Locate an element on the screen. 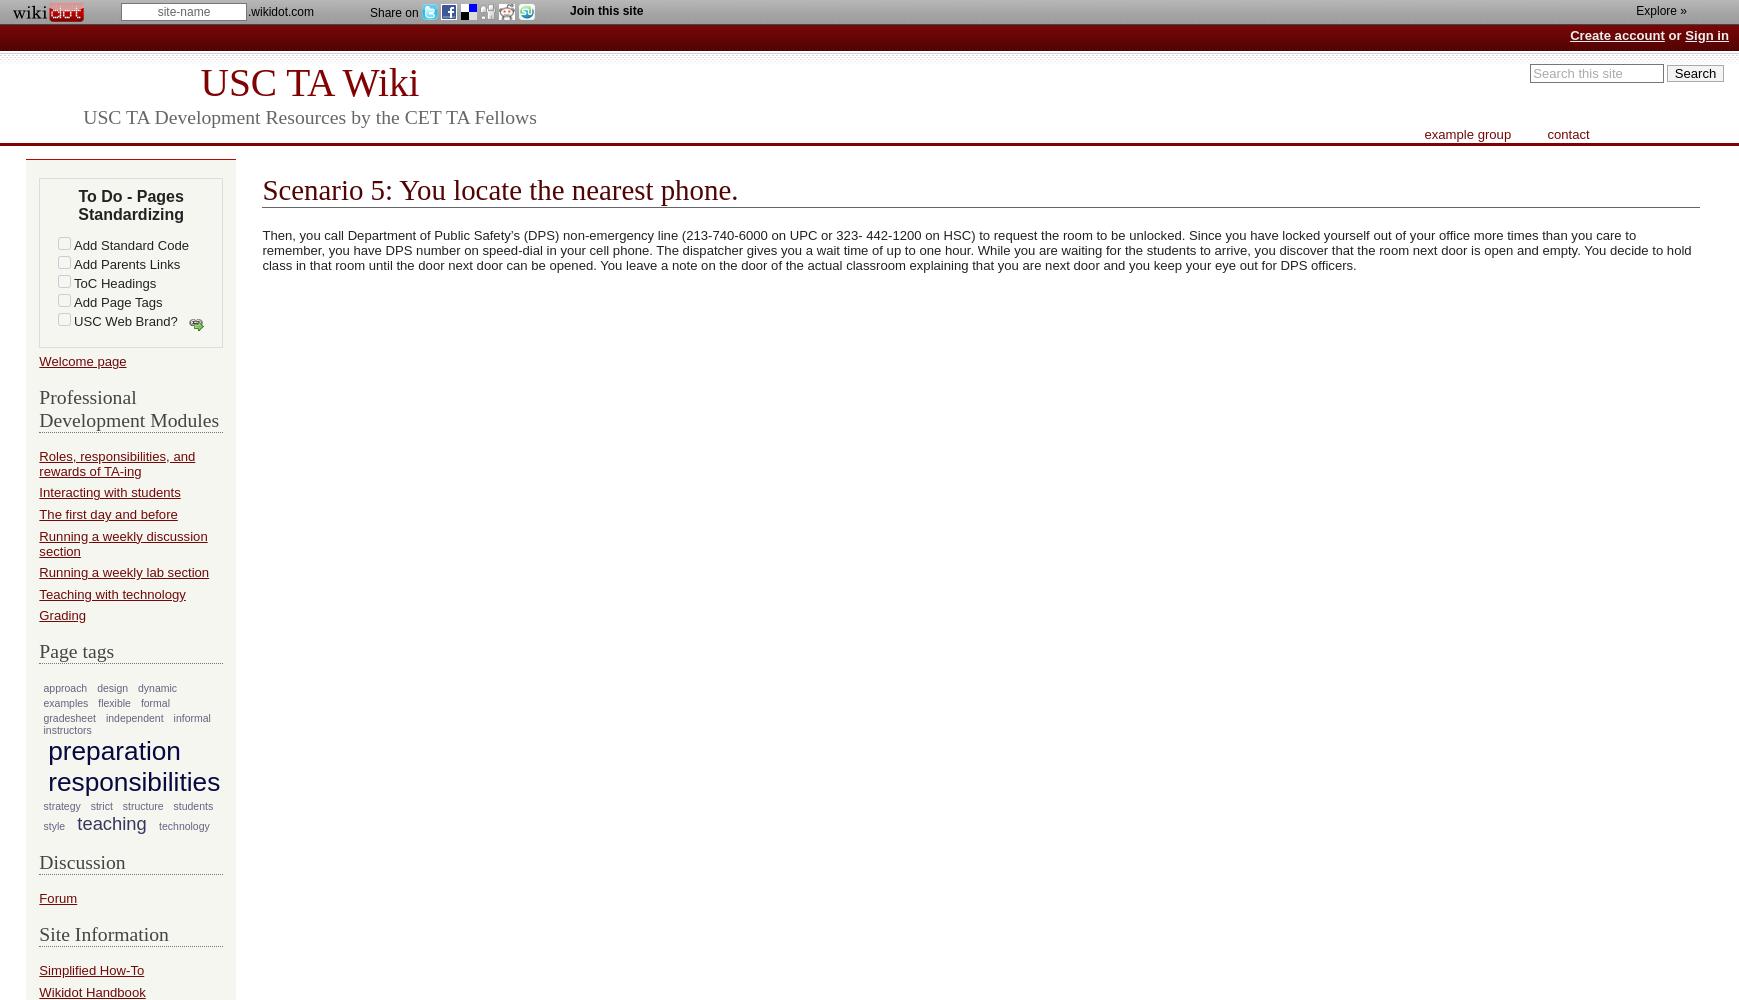  '.wikidot.com' is located at coordinates (280, 12).